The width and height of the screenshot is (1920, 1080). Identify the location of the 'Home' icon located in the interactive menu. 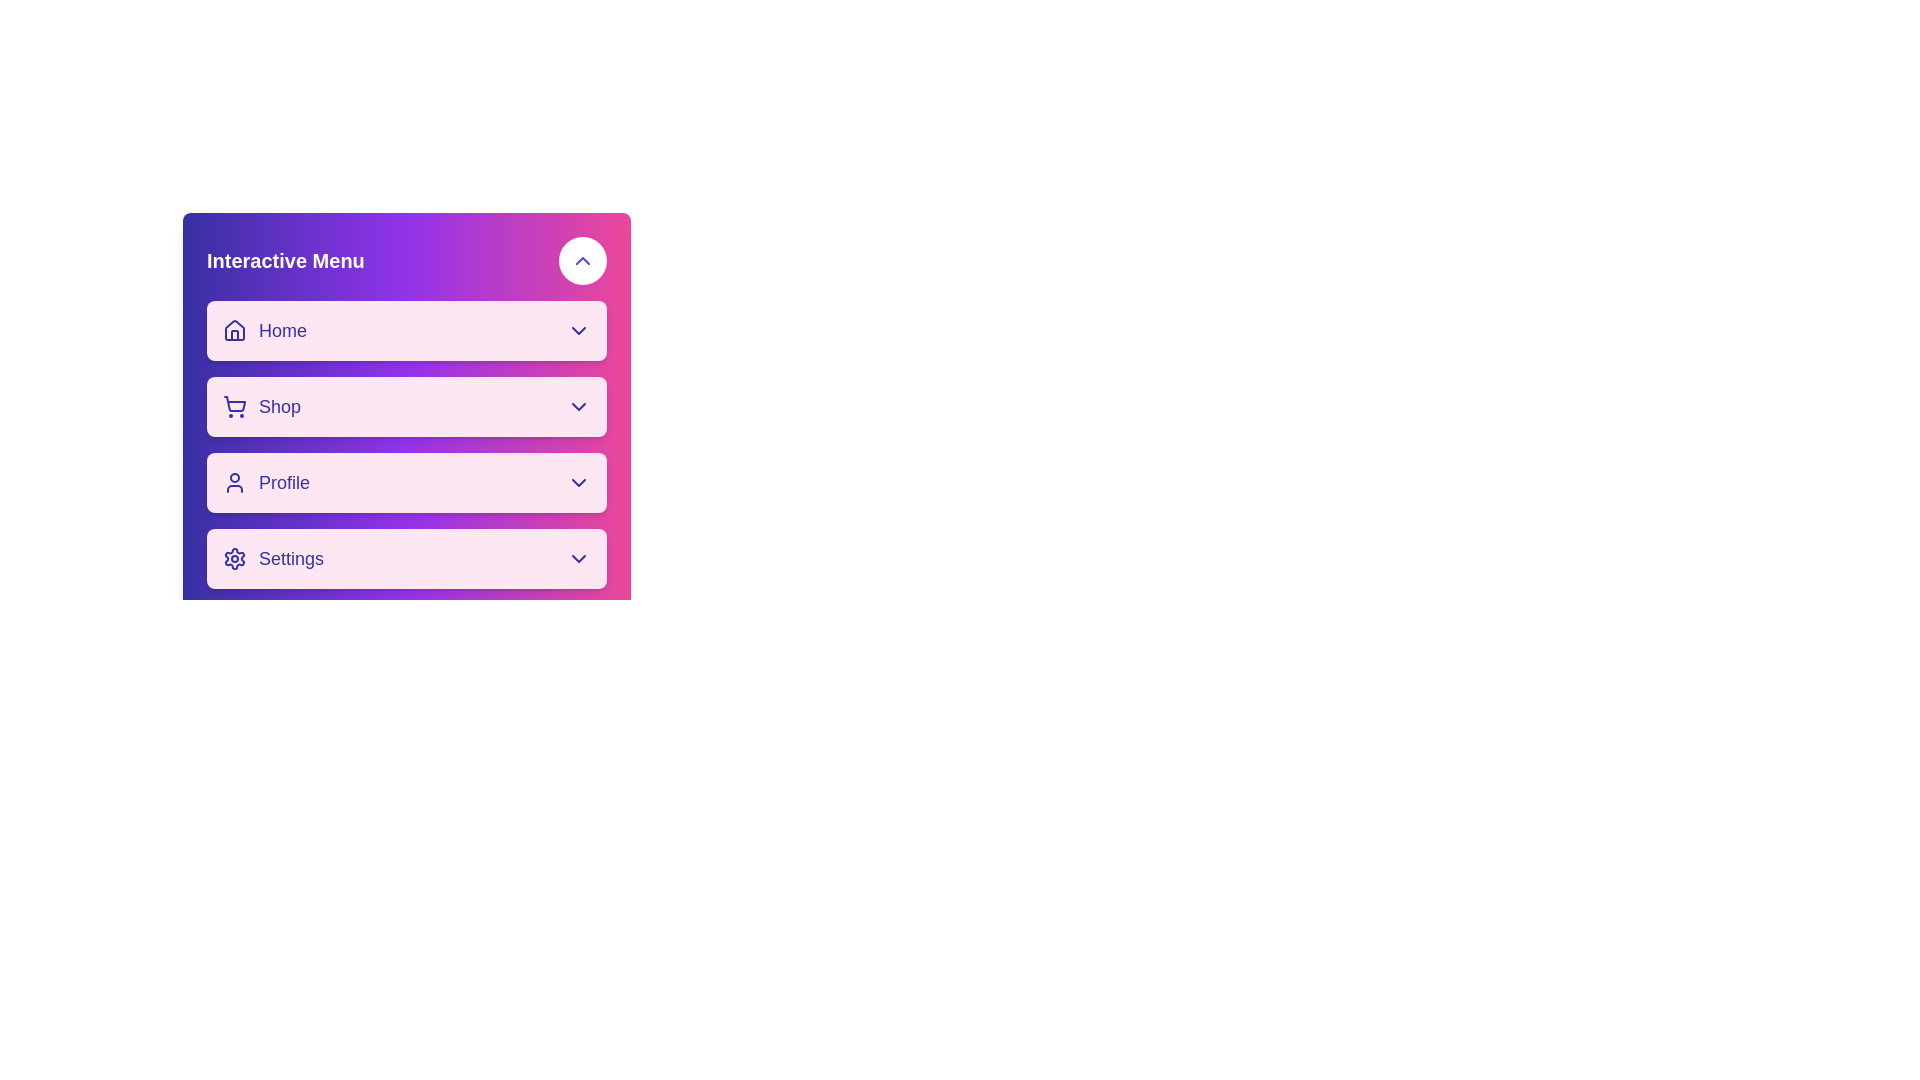
(235, 330).